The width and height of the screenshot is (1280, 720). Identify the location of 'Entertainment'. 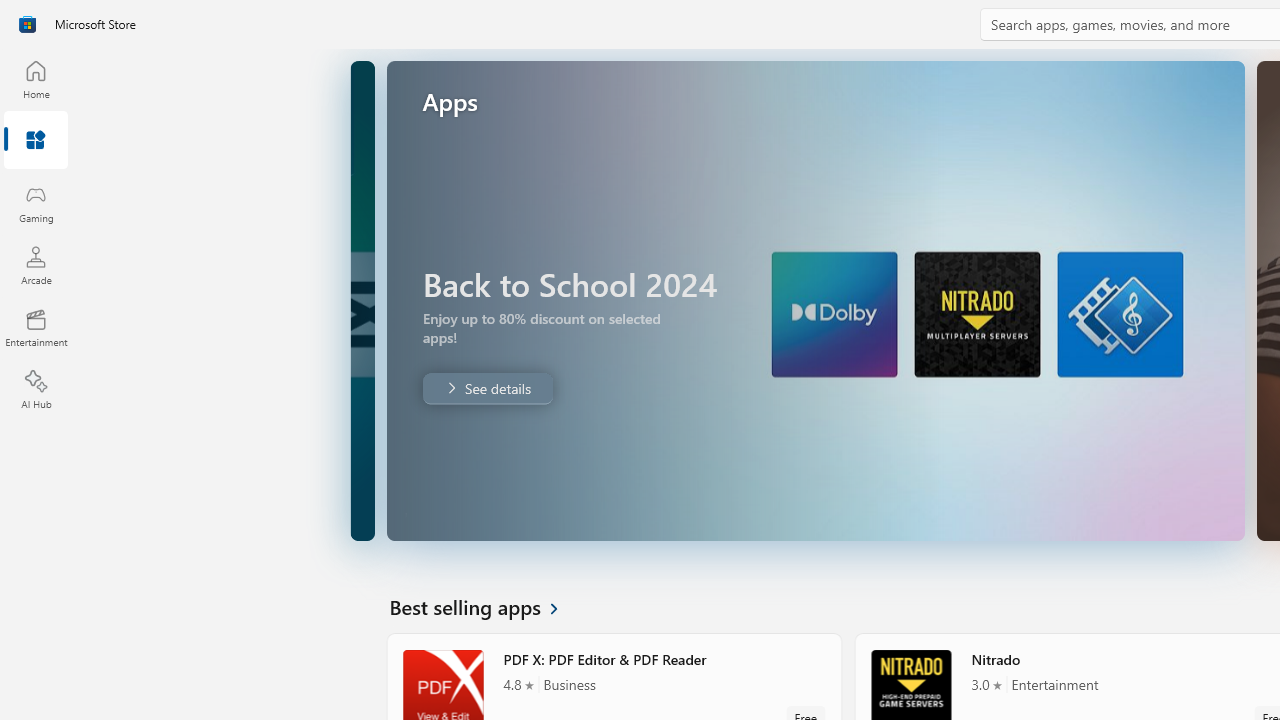
(35, 326).